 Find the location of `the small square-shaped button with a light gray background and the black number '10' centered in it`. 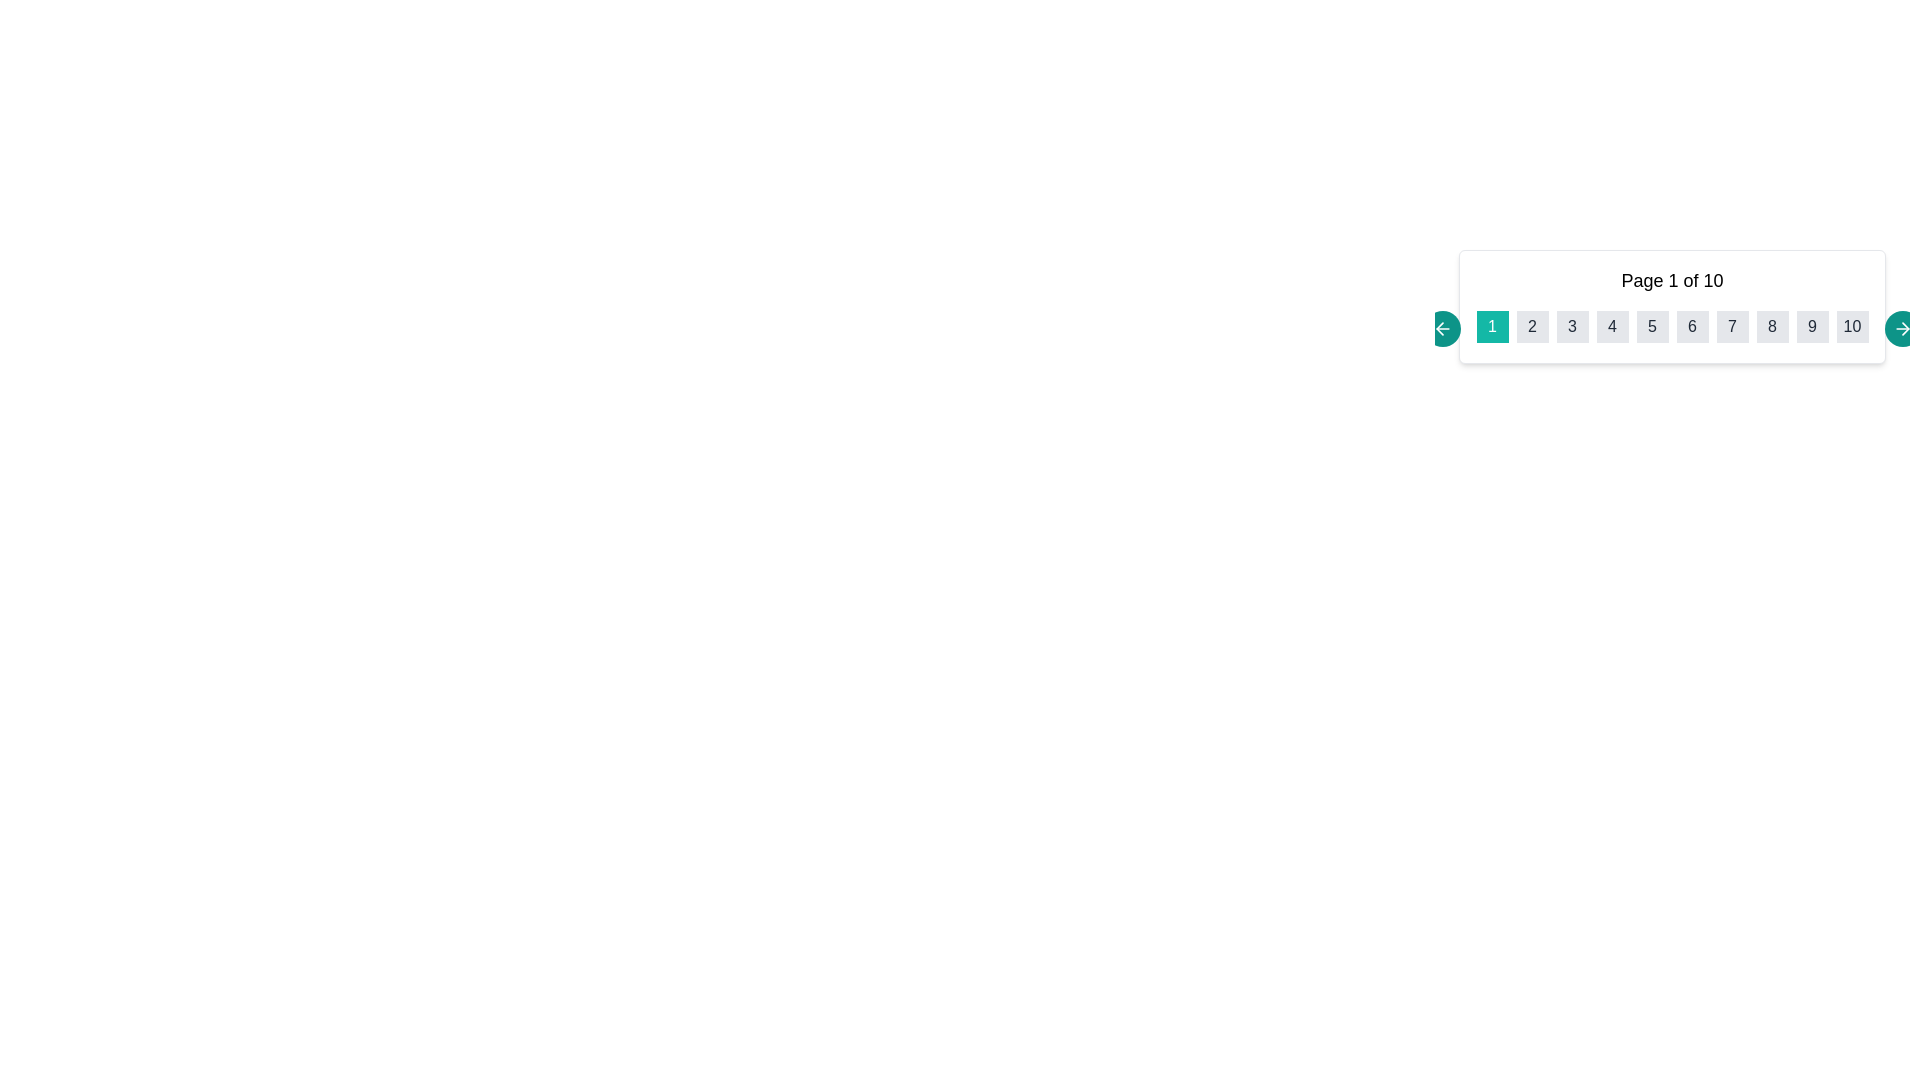

the small square-shaped button with a light gray background and the black number '10' centered in it is located at coordinates (1851, 326).